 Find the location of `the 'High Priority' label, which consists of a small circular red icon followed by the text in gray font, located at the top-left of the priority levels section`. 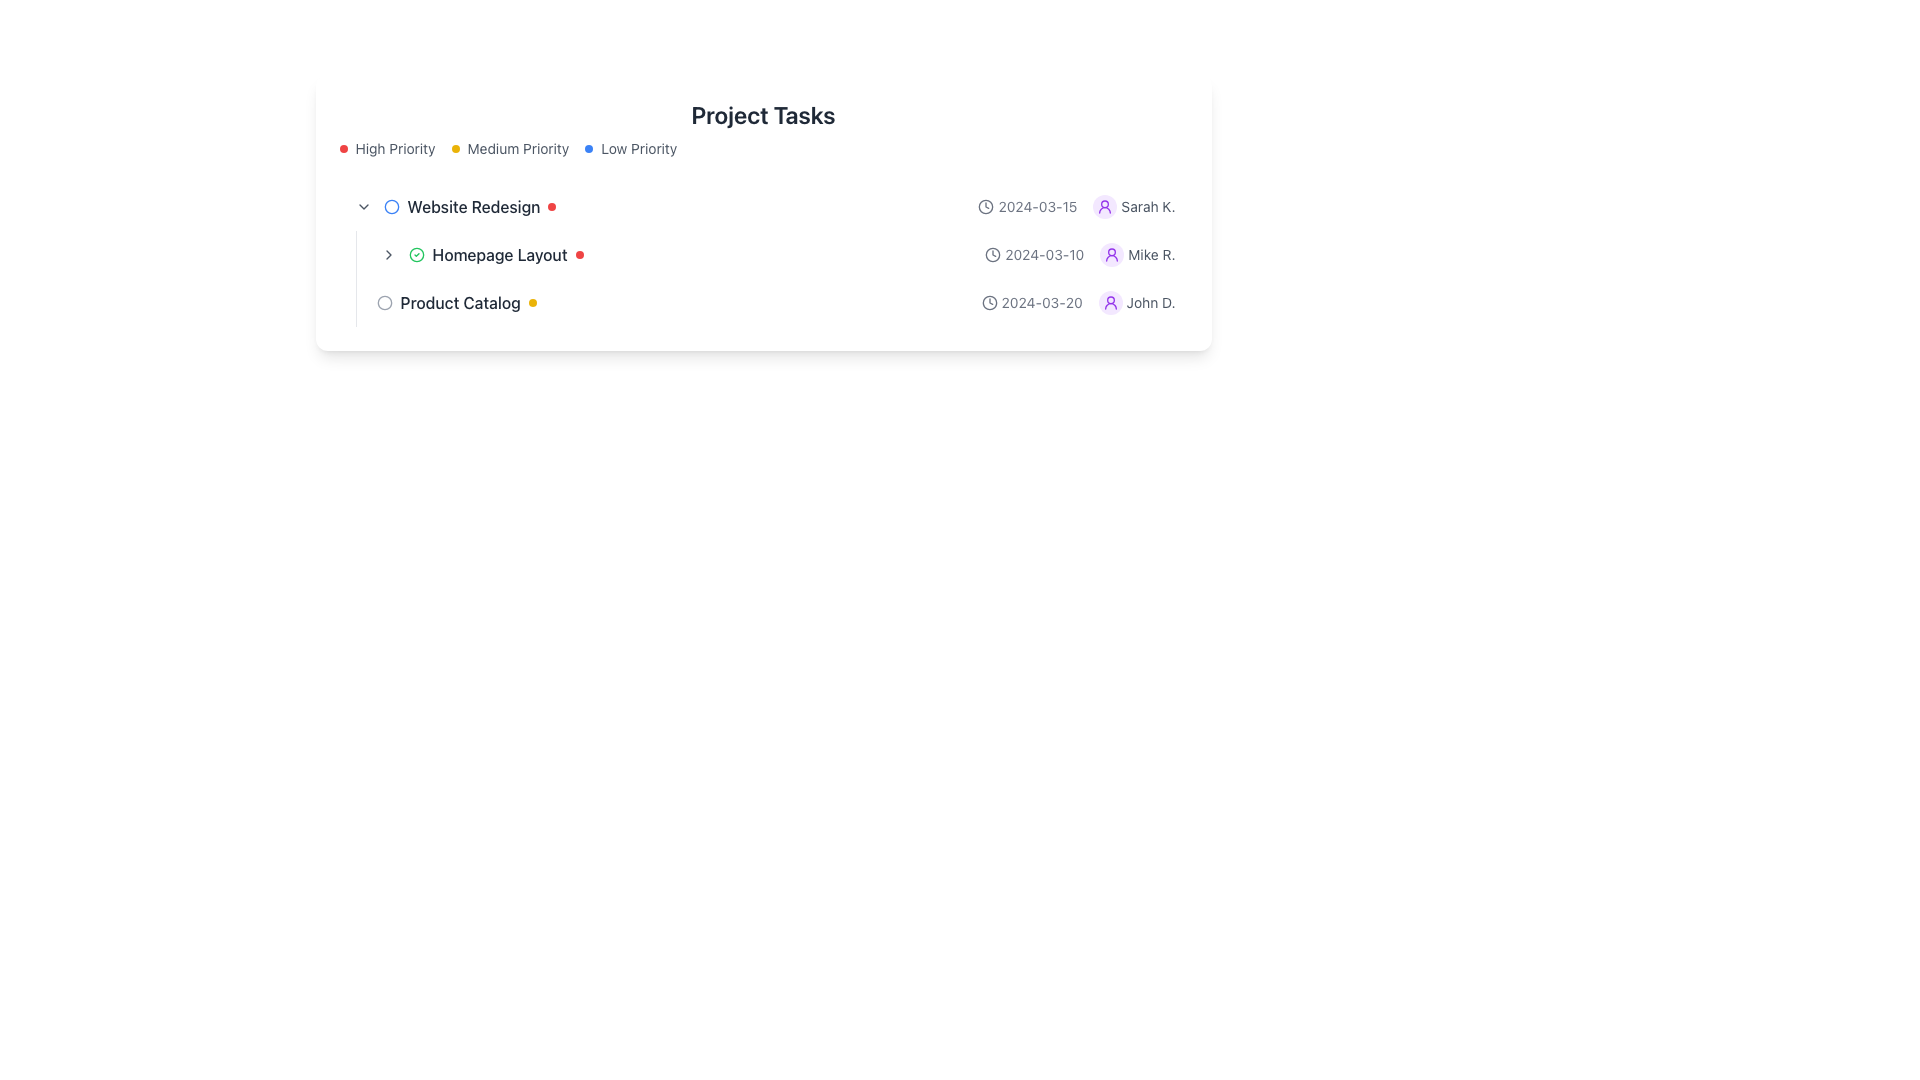

the 'High Priority' label, which consists of a small circular red icon followed by the text in gray font, located at the top-left of the priority levels section is located at coordinates (387, 148).